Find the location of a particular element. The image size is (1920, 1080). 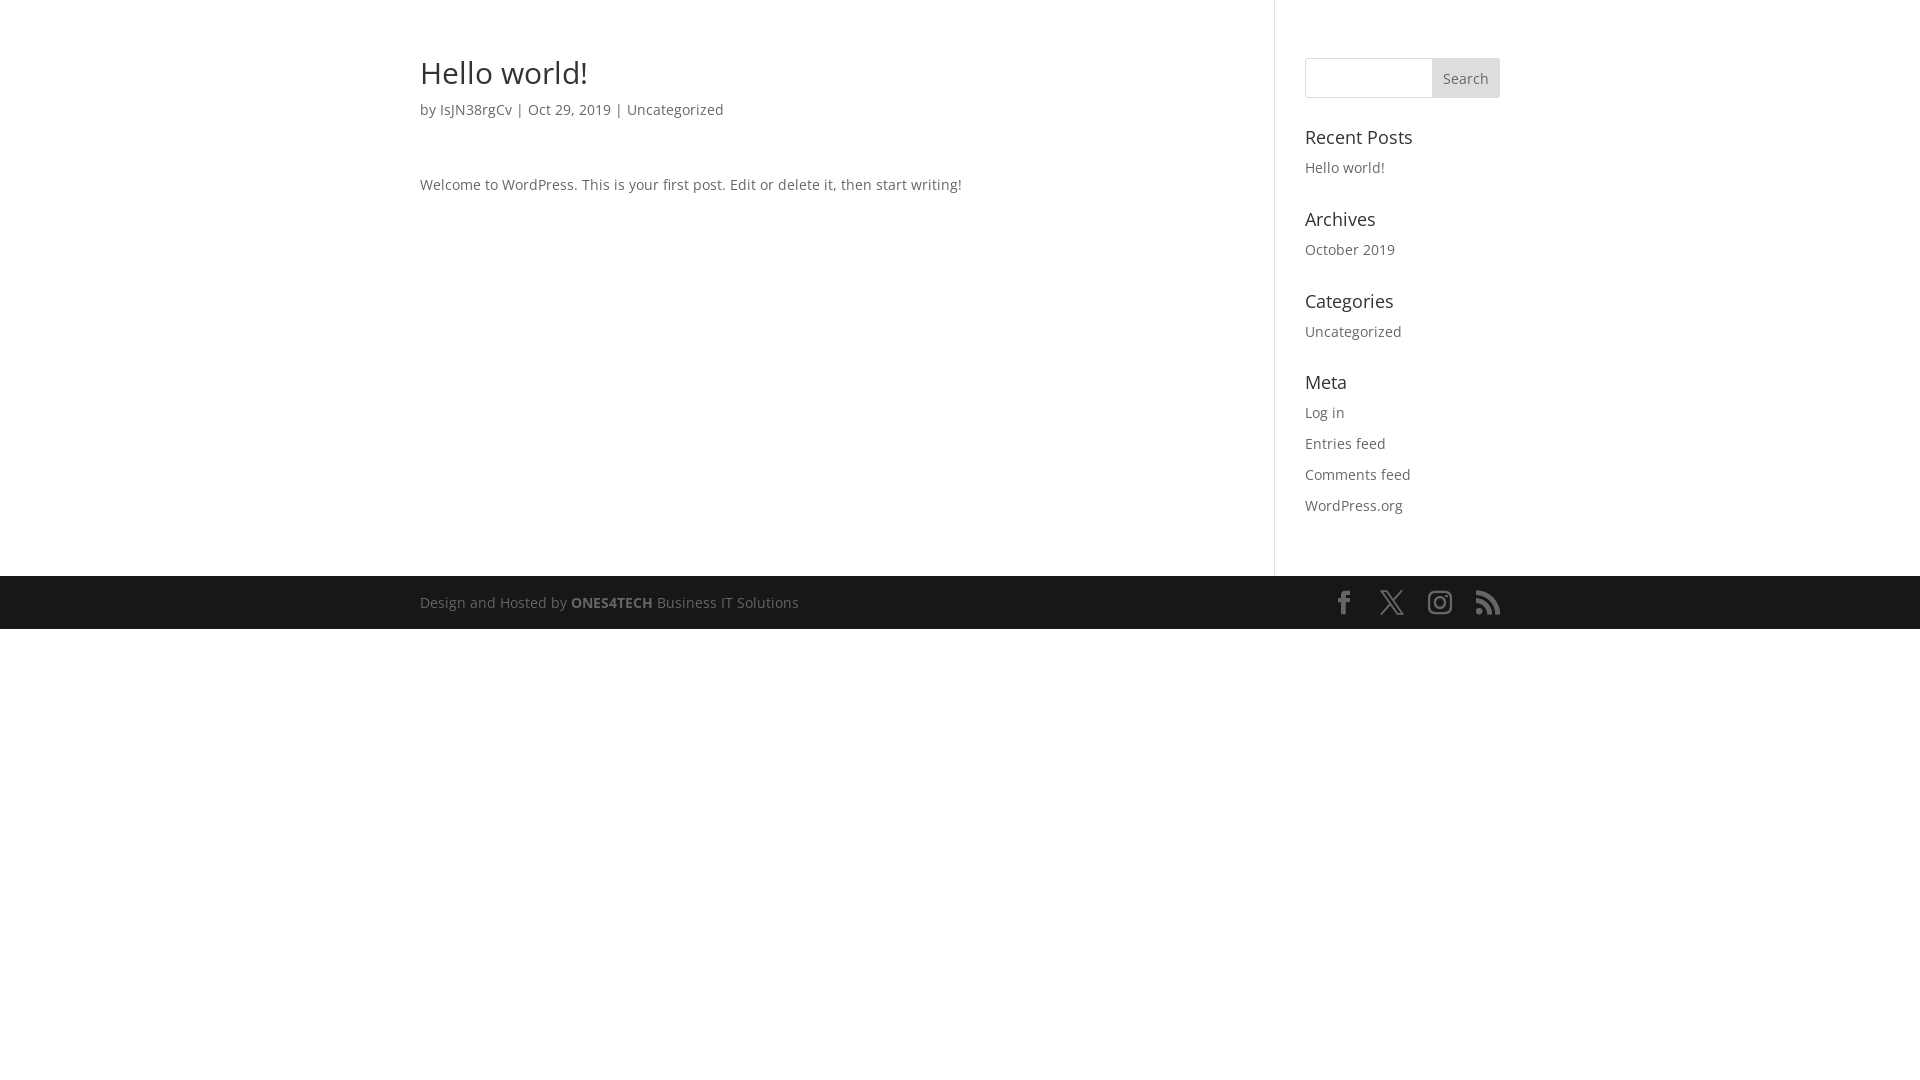

'Entries feed' is located at coordinates (1305, 442).